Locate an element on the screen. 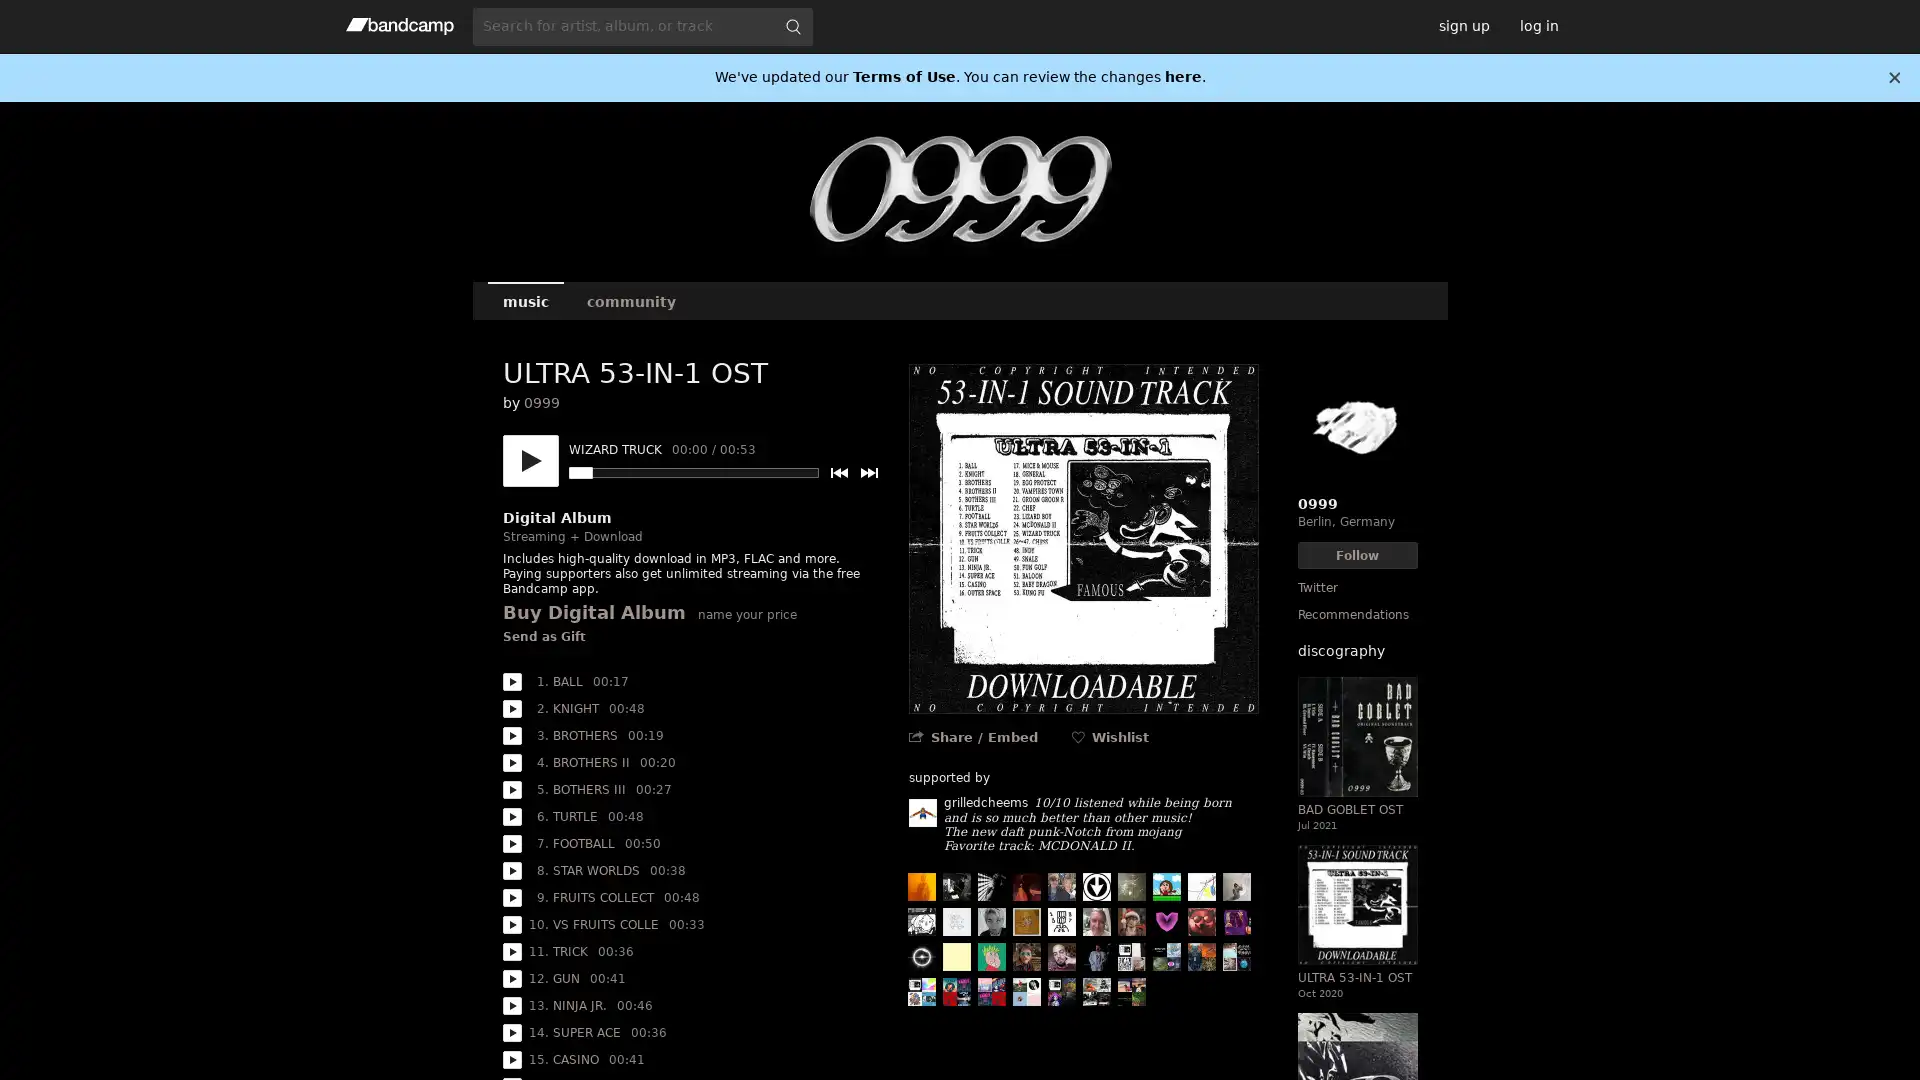 The image size is (1920, 1080). Follow is located at coordinates (1357, 555).